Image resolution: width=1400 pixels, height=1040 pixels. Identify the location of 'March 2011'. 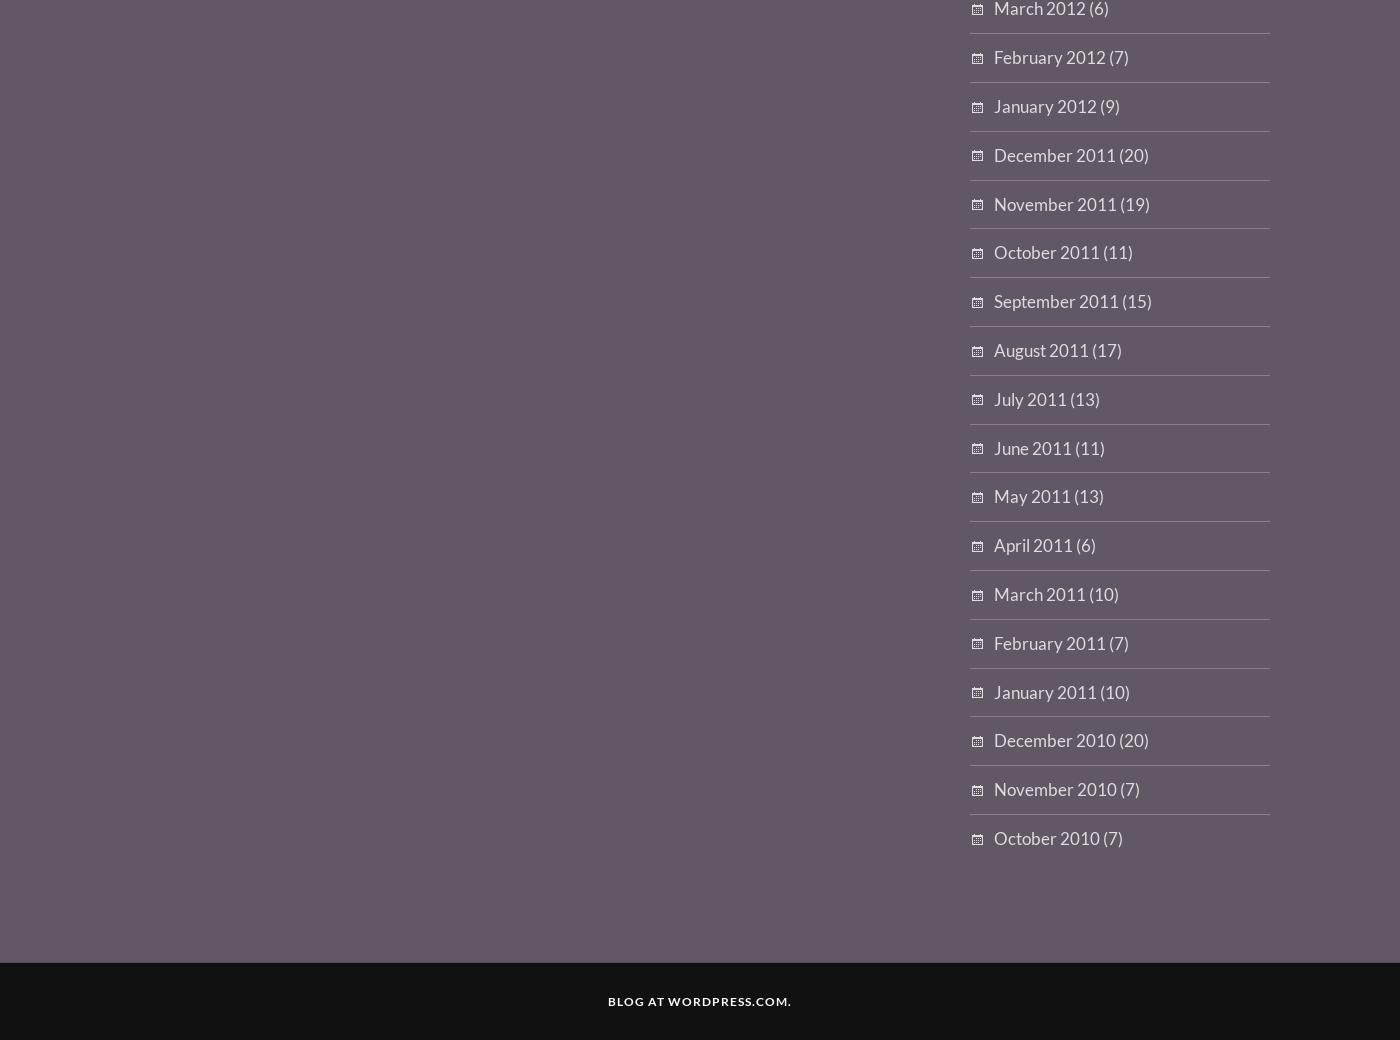
(1040, 592).